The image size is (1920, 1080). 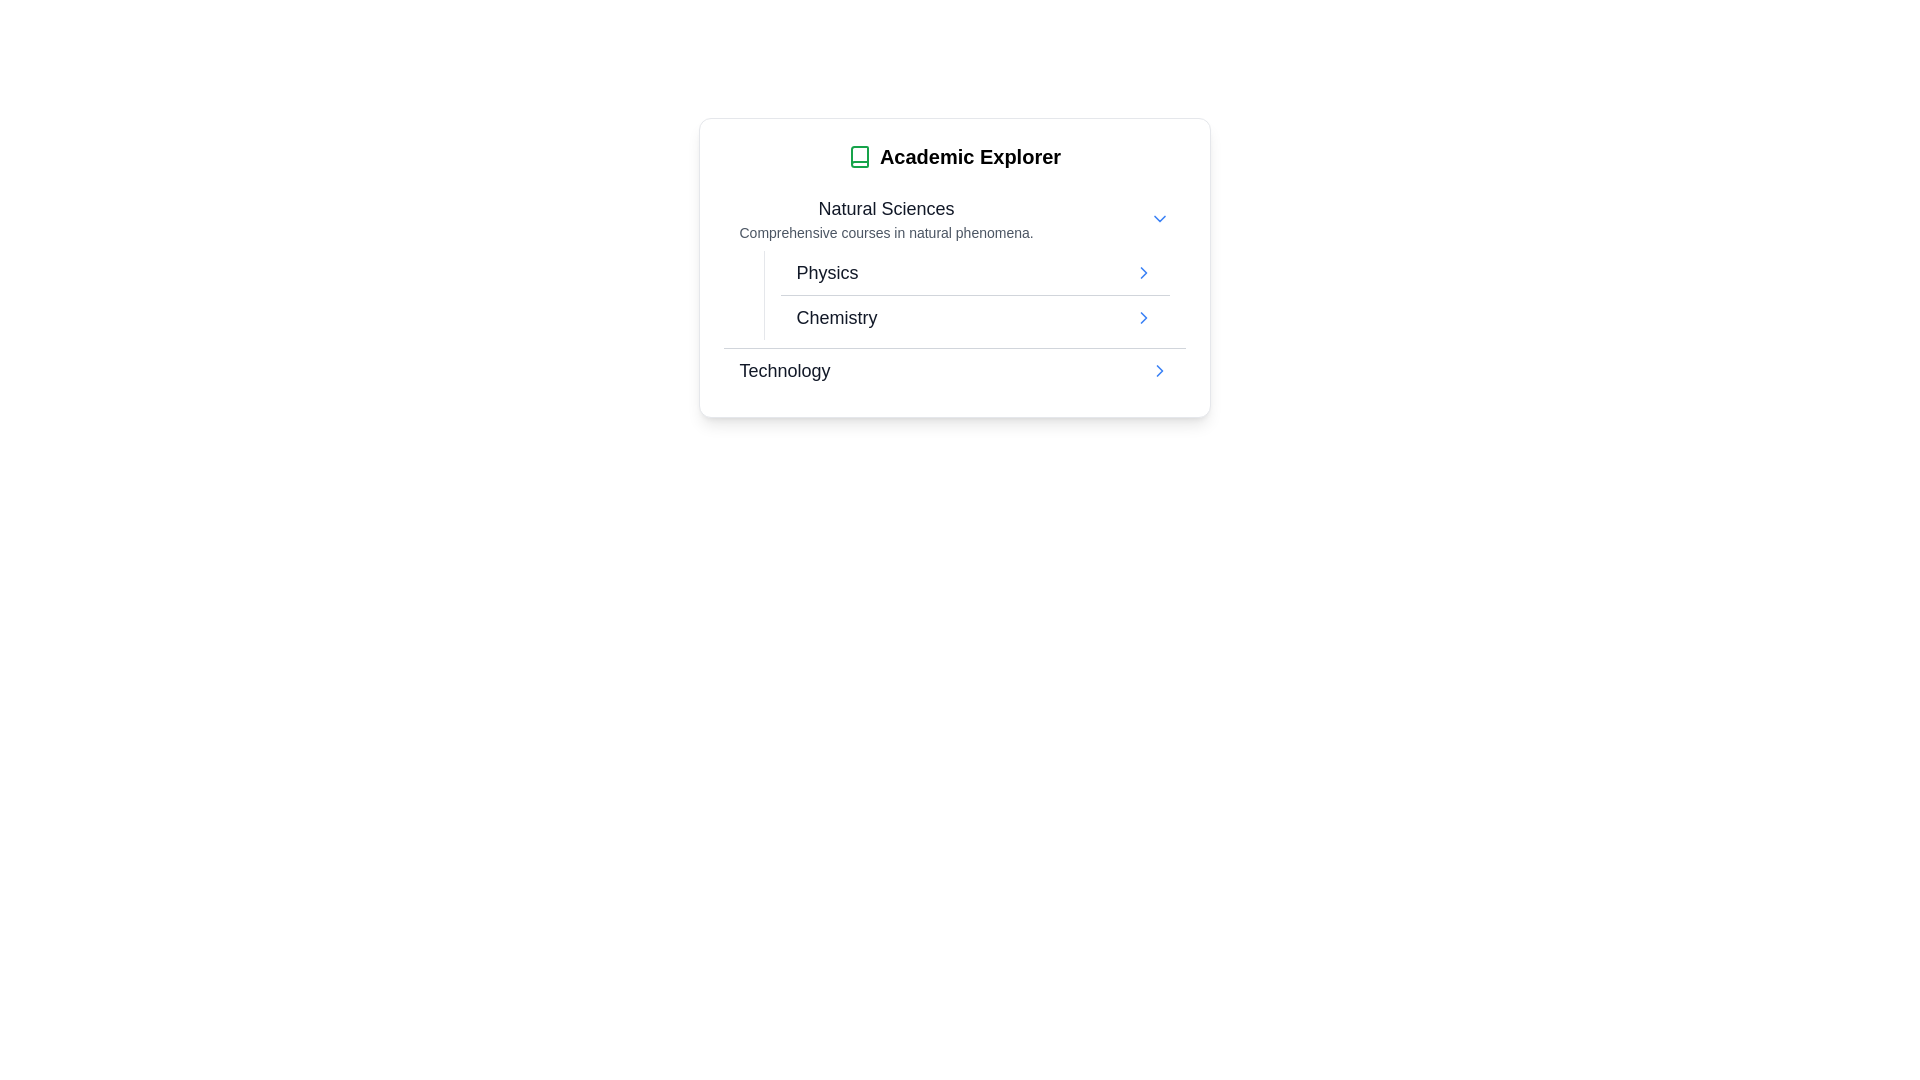 What do you see at coordinates (1143, 273) in the screenshot?
I see `the right-facing chevron icon with a thin blue outline located near the text 'Physics'` at bounding box center [1143, 273].